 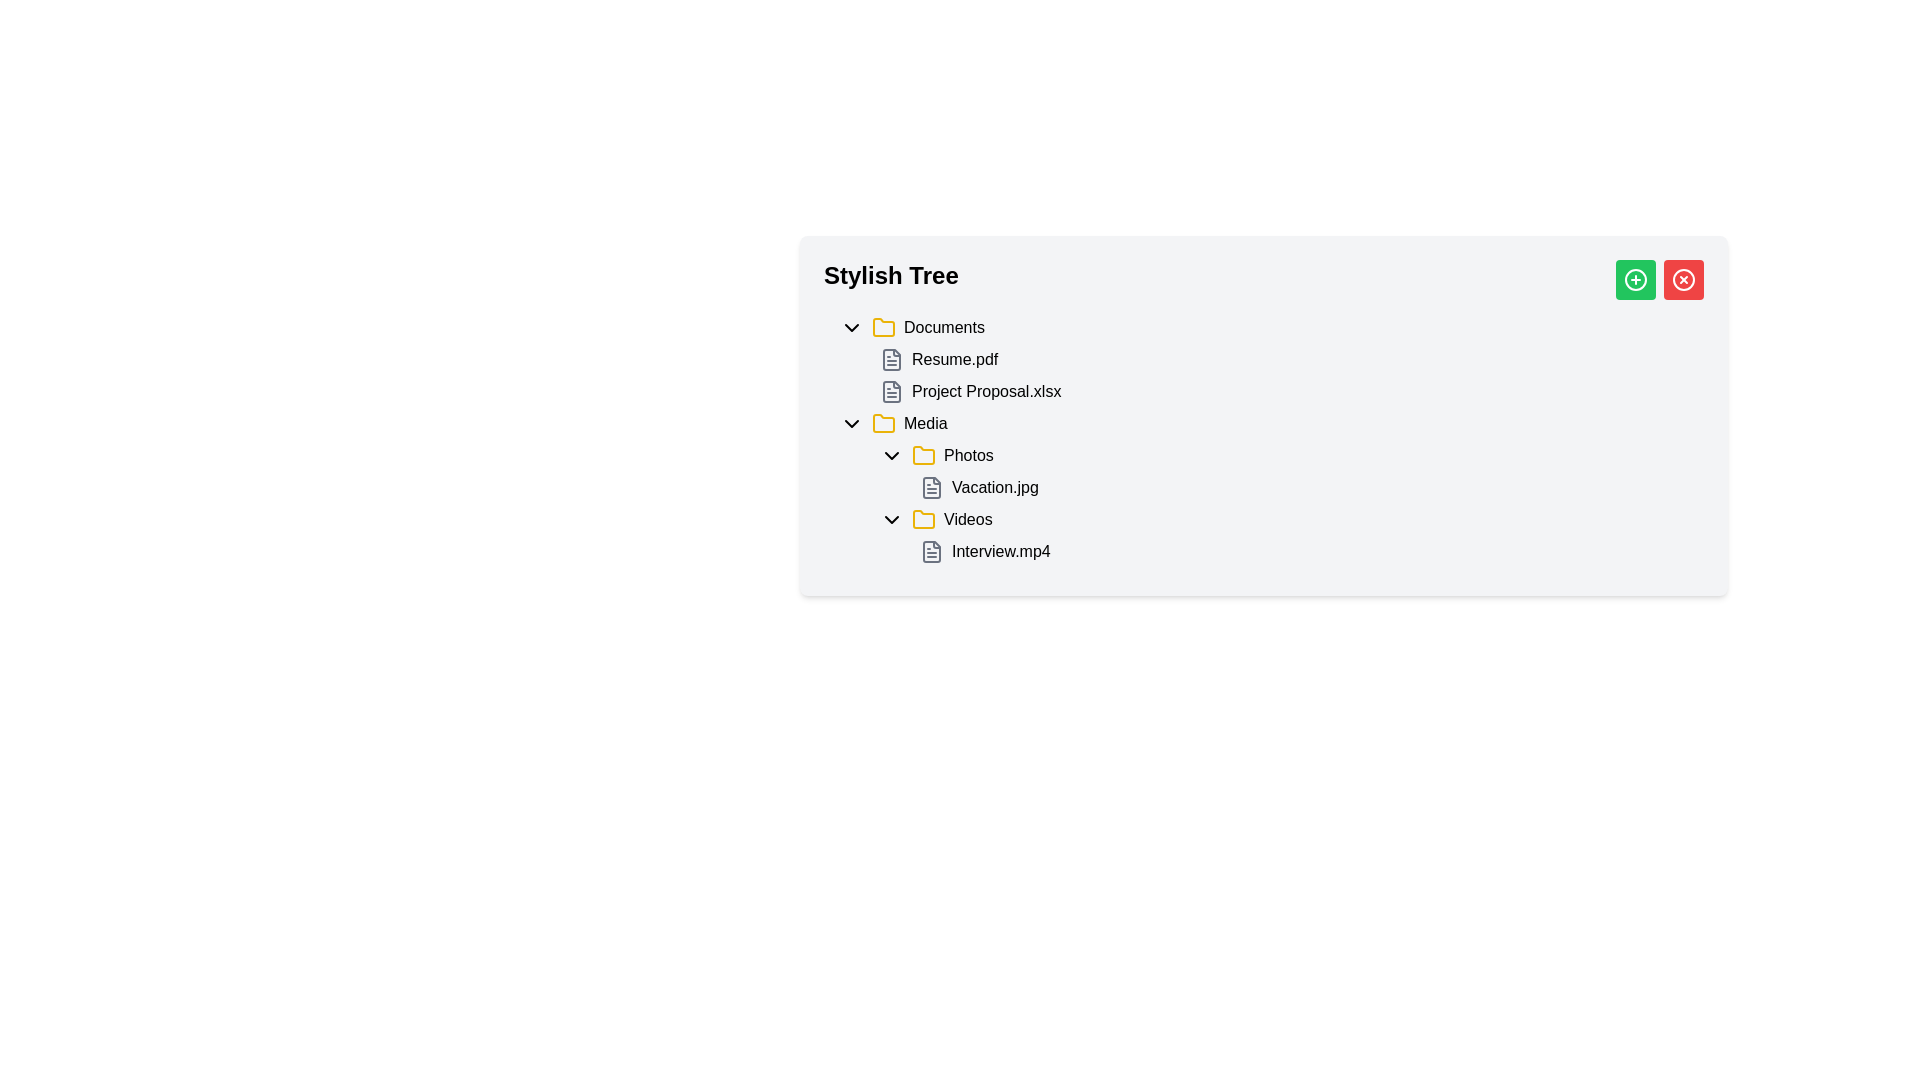 I want to click on the green circular action button with a '+' sign, located in the top-right corner of the gray panel, so click(x=1636, y=280).